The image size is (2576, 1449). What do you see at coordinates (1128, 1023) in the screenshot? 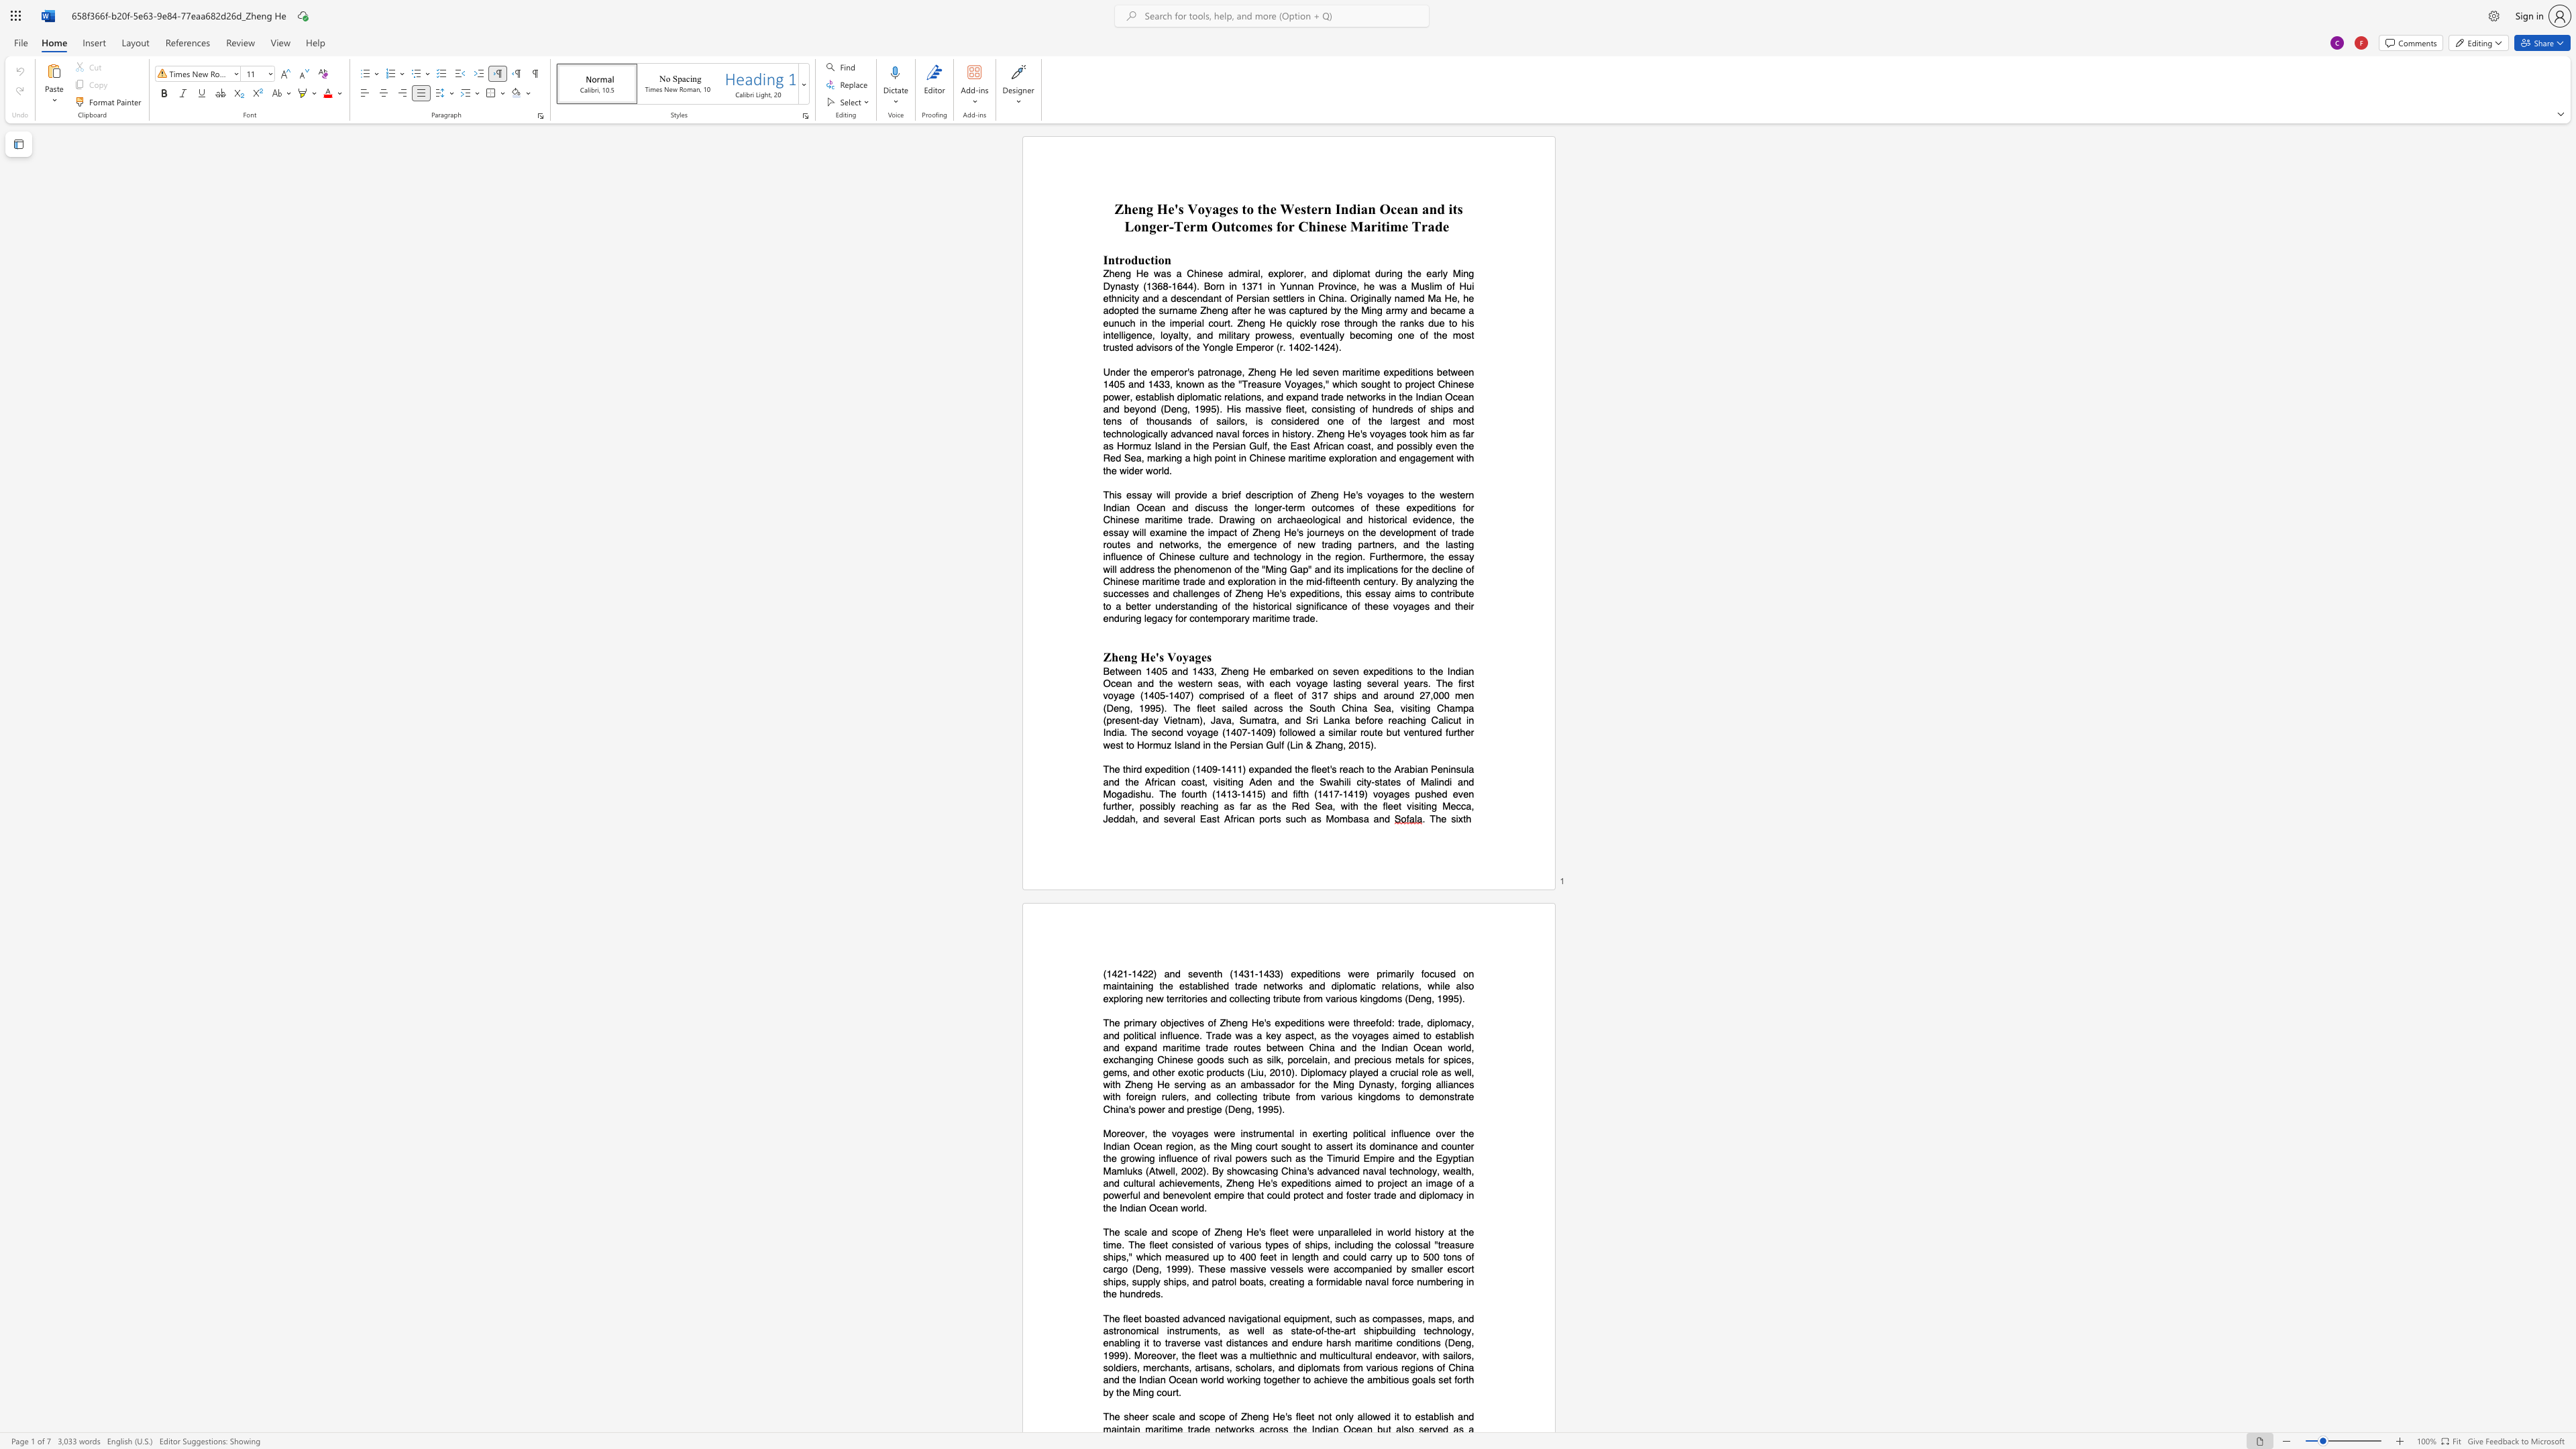
I see `the space between the continuous character "p" and "r" in the text` at bounding box center [1128, 1023].